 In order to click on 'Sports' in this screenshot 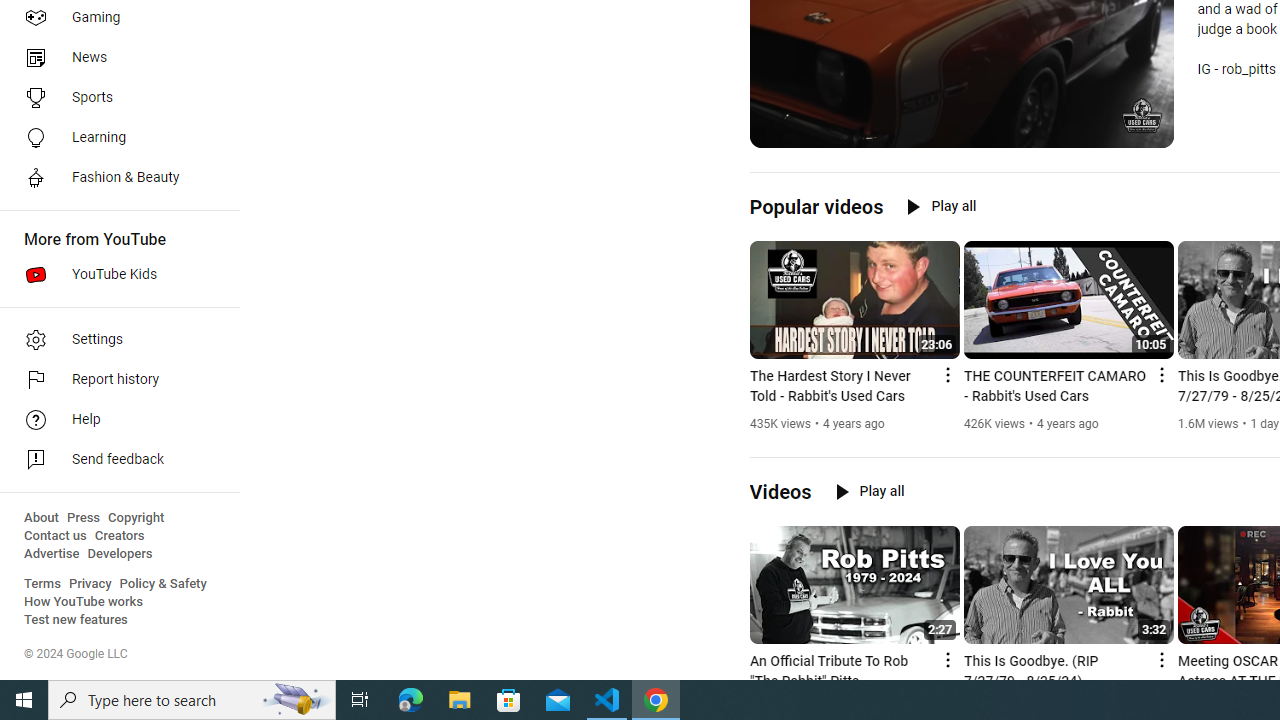, I will do `click(112, 97)`.